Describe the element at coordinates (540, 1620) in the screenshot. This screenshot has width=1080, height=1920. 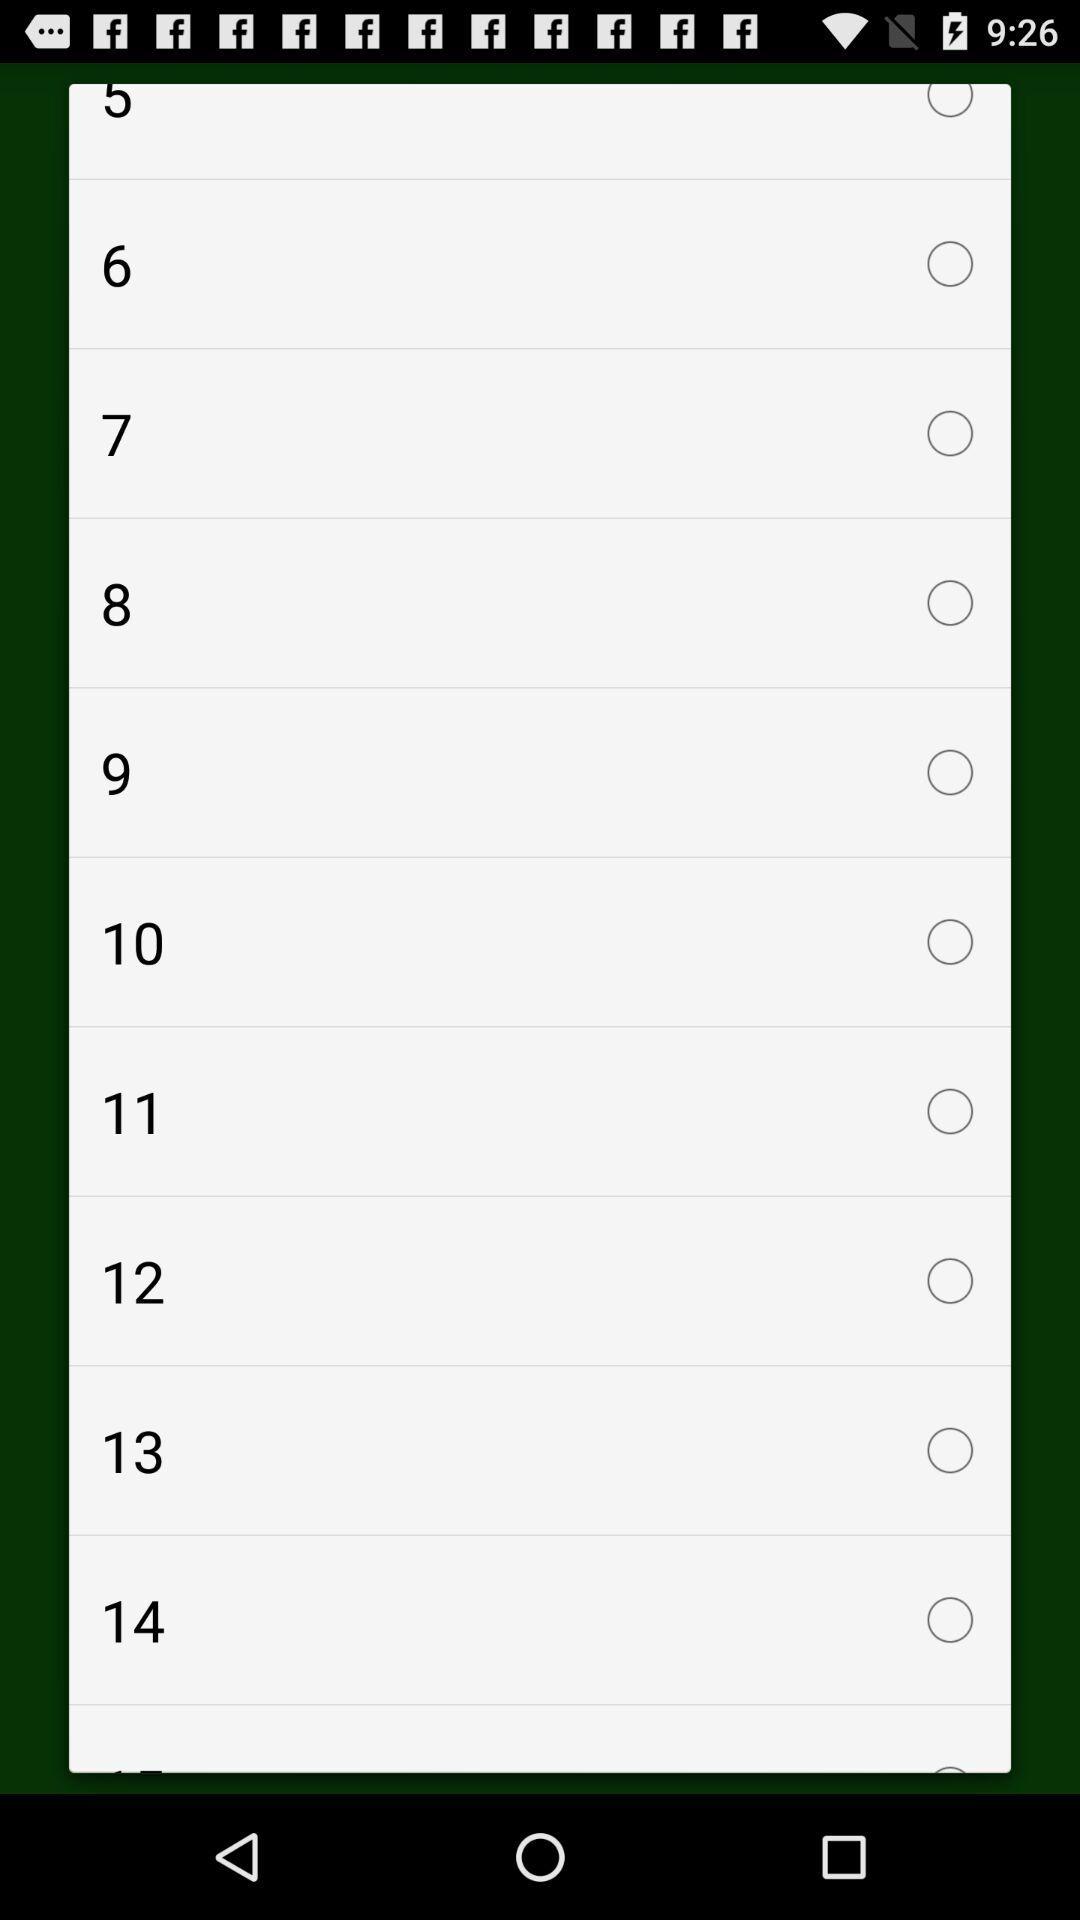
I see `checkbox above 15 icon` at that location.